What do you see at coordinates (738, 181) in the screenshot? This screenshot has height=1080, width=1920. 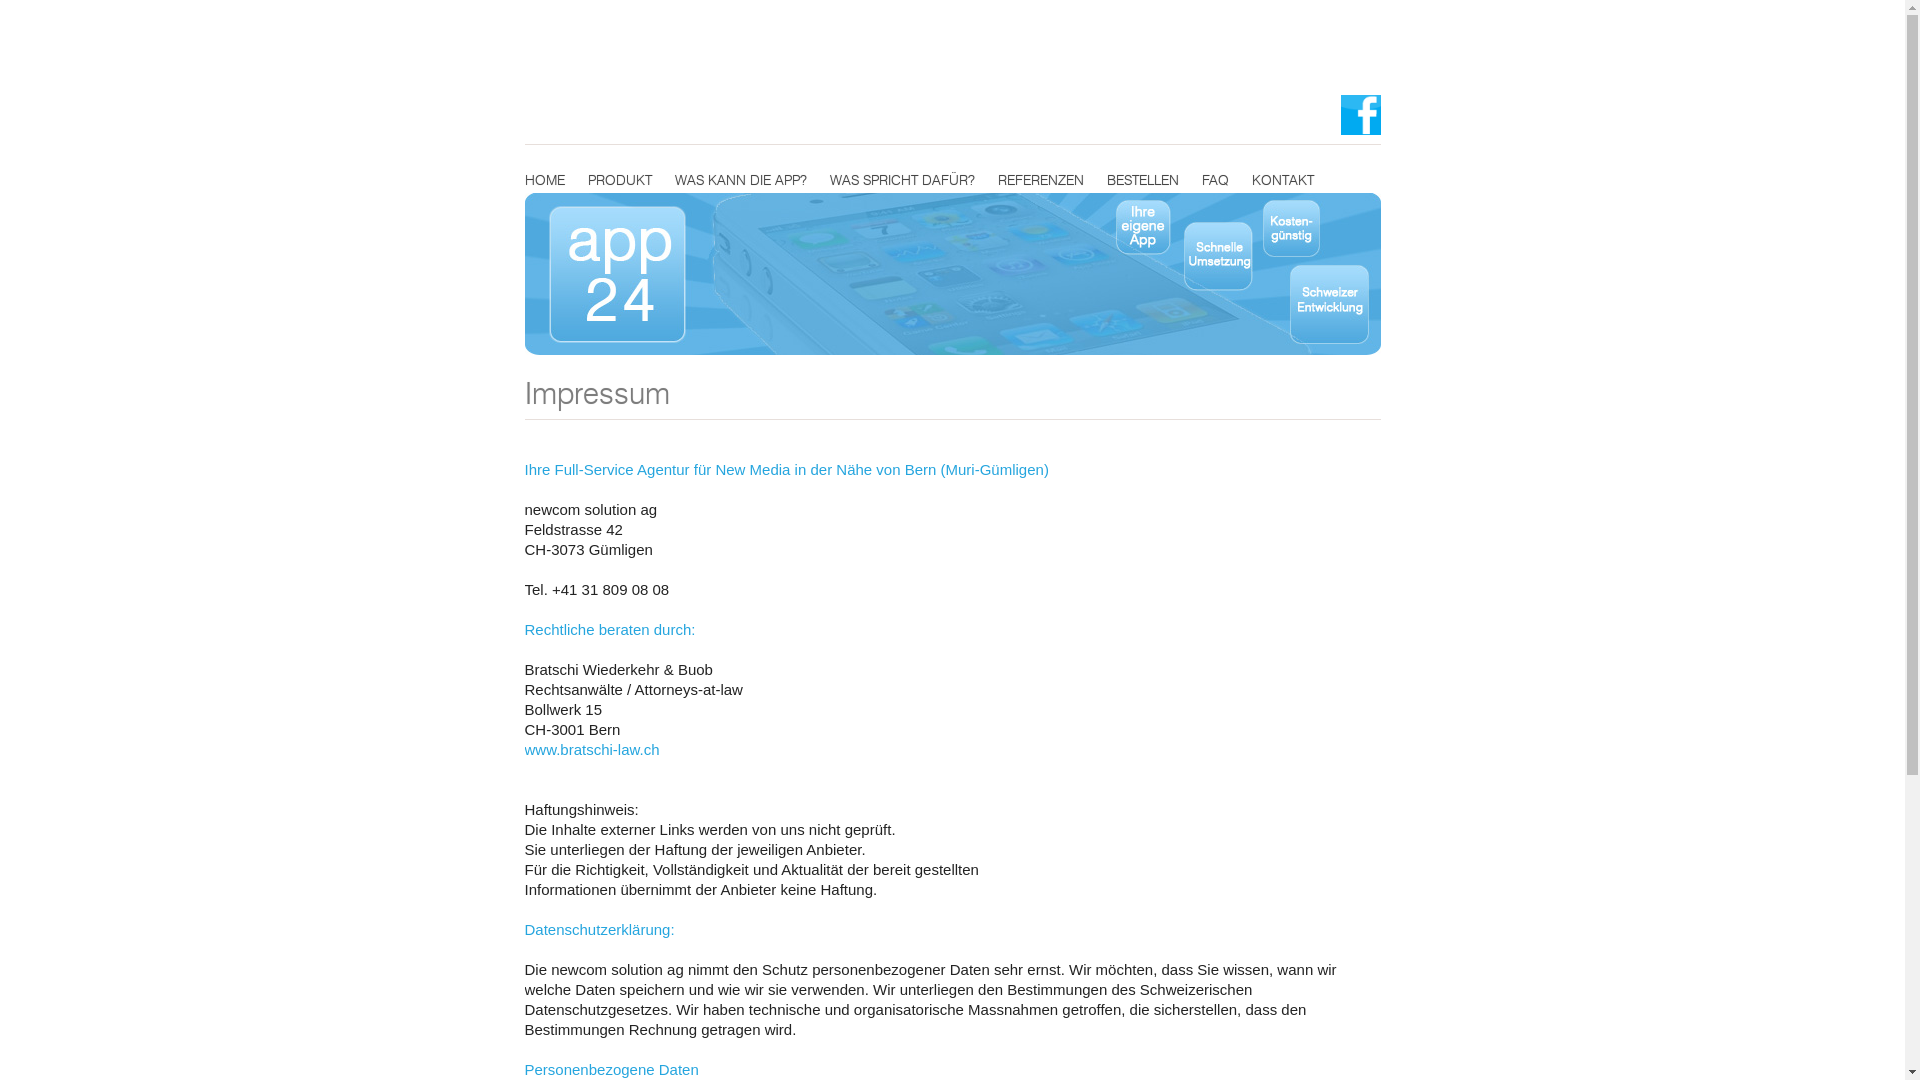 I see `'WAS KANN DIE APP?'` at bounding box center [738, 181].